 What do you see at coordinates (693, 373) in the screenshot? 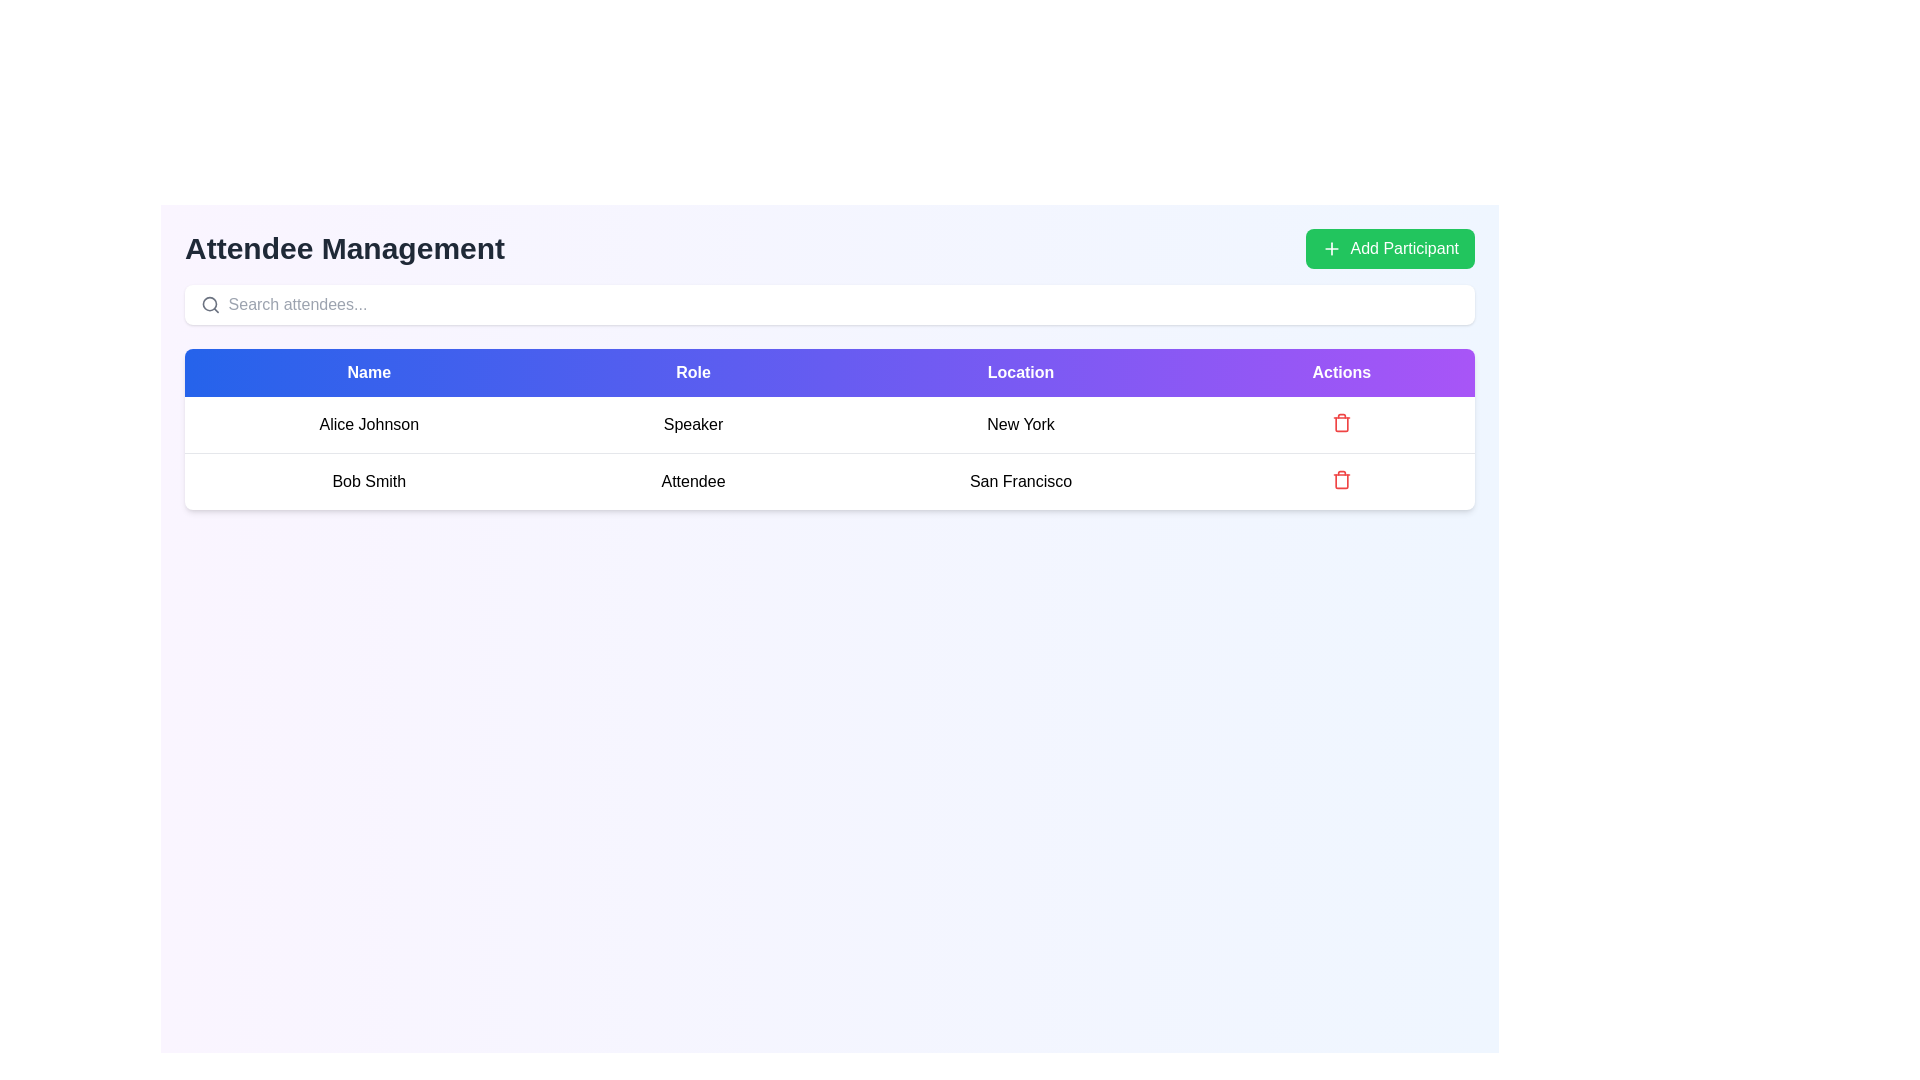
I see `the Table Header Cell labeled 'Role', which is the second cell in the header row of the table, positioned between 'Name' and 'Location'` at bounding box center [693, 373].